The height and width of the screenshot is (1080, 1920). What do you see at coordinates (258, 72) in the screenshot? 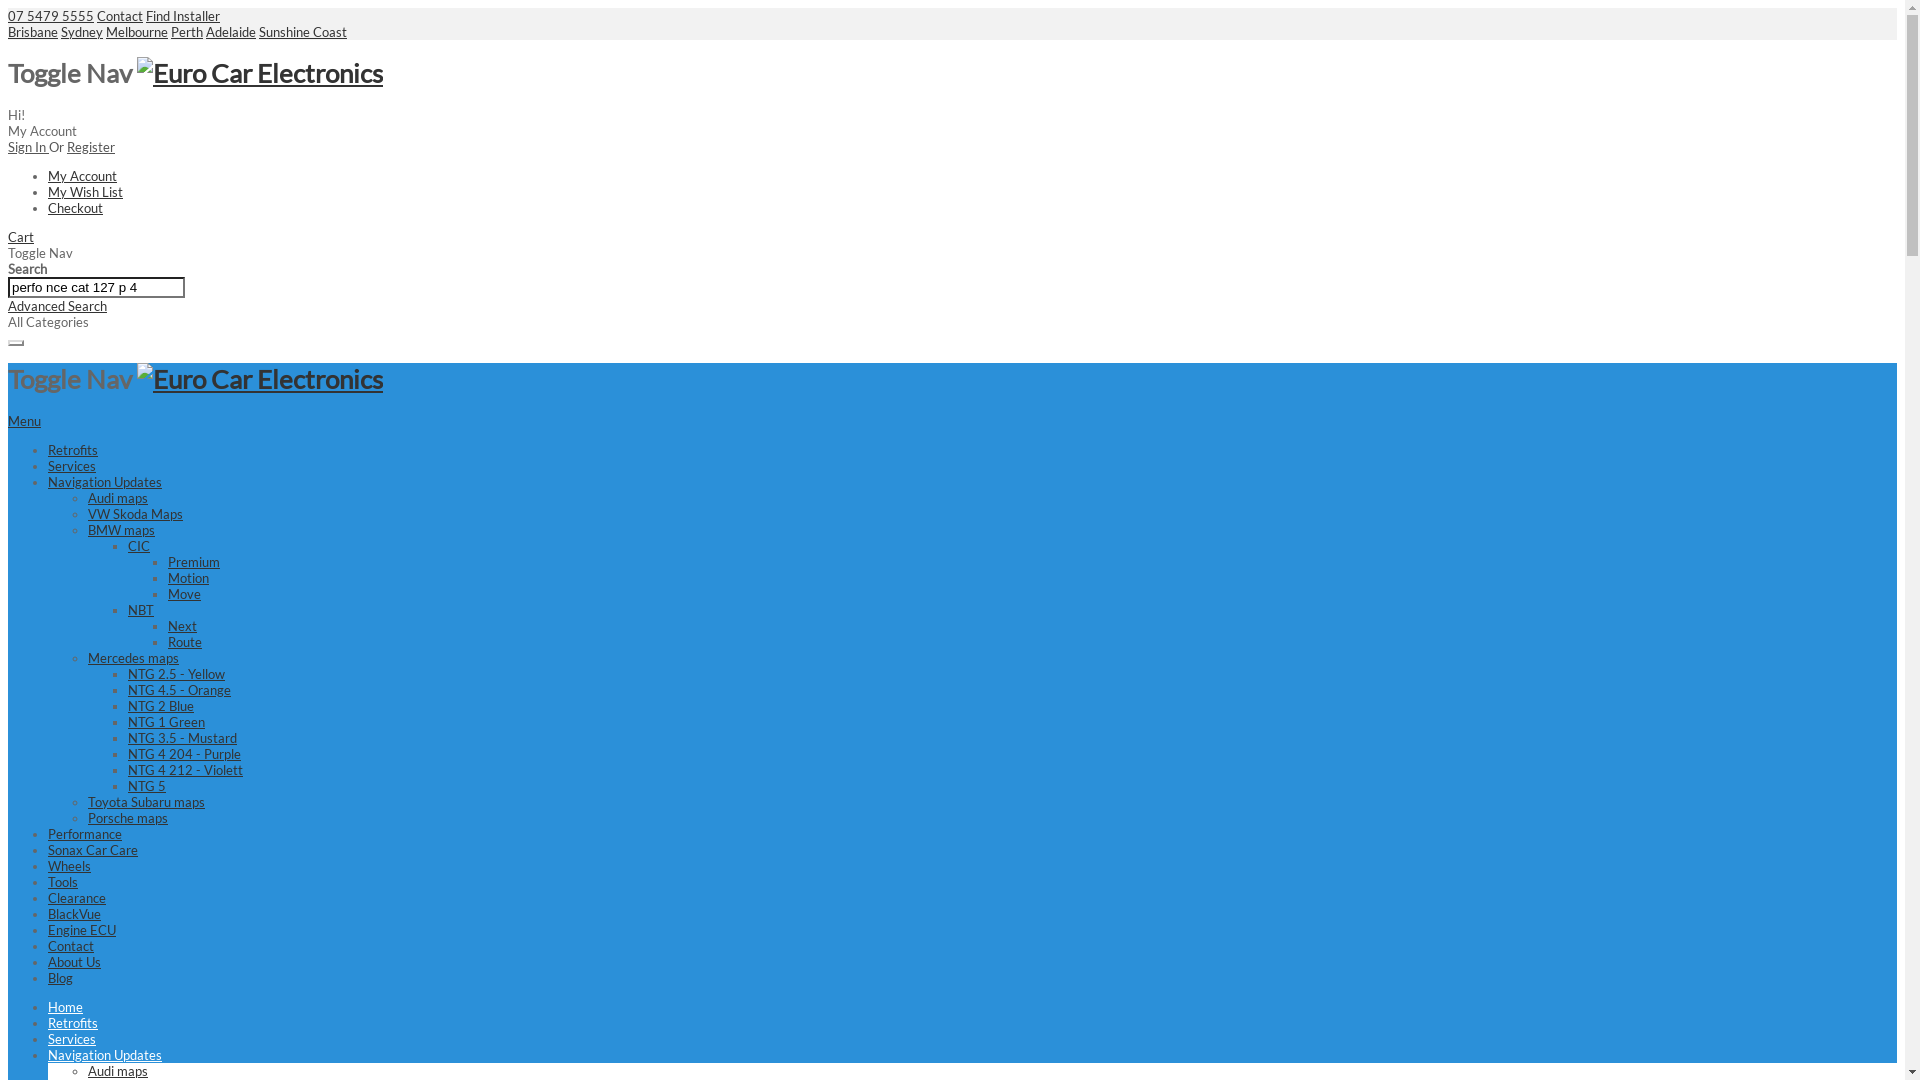
I see `'Euro Car Electronics'` at bounding box center [258, 72].